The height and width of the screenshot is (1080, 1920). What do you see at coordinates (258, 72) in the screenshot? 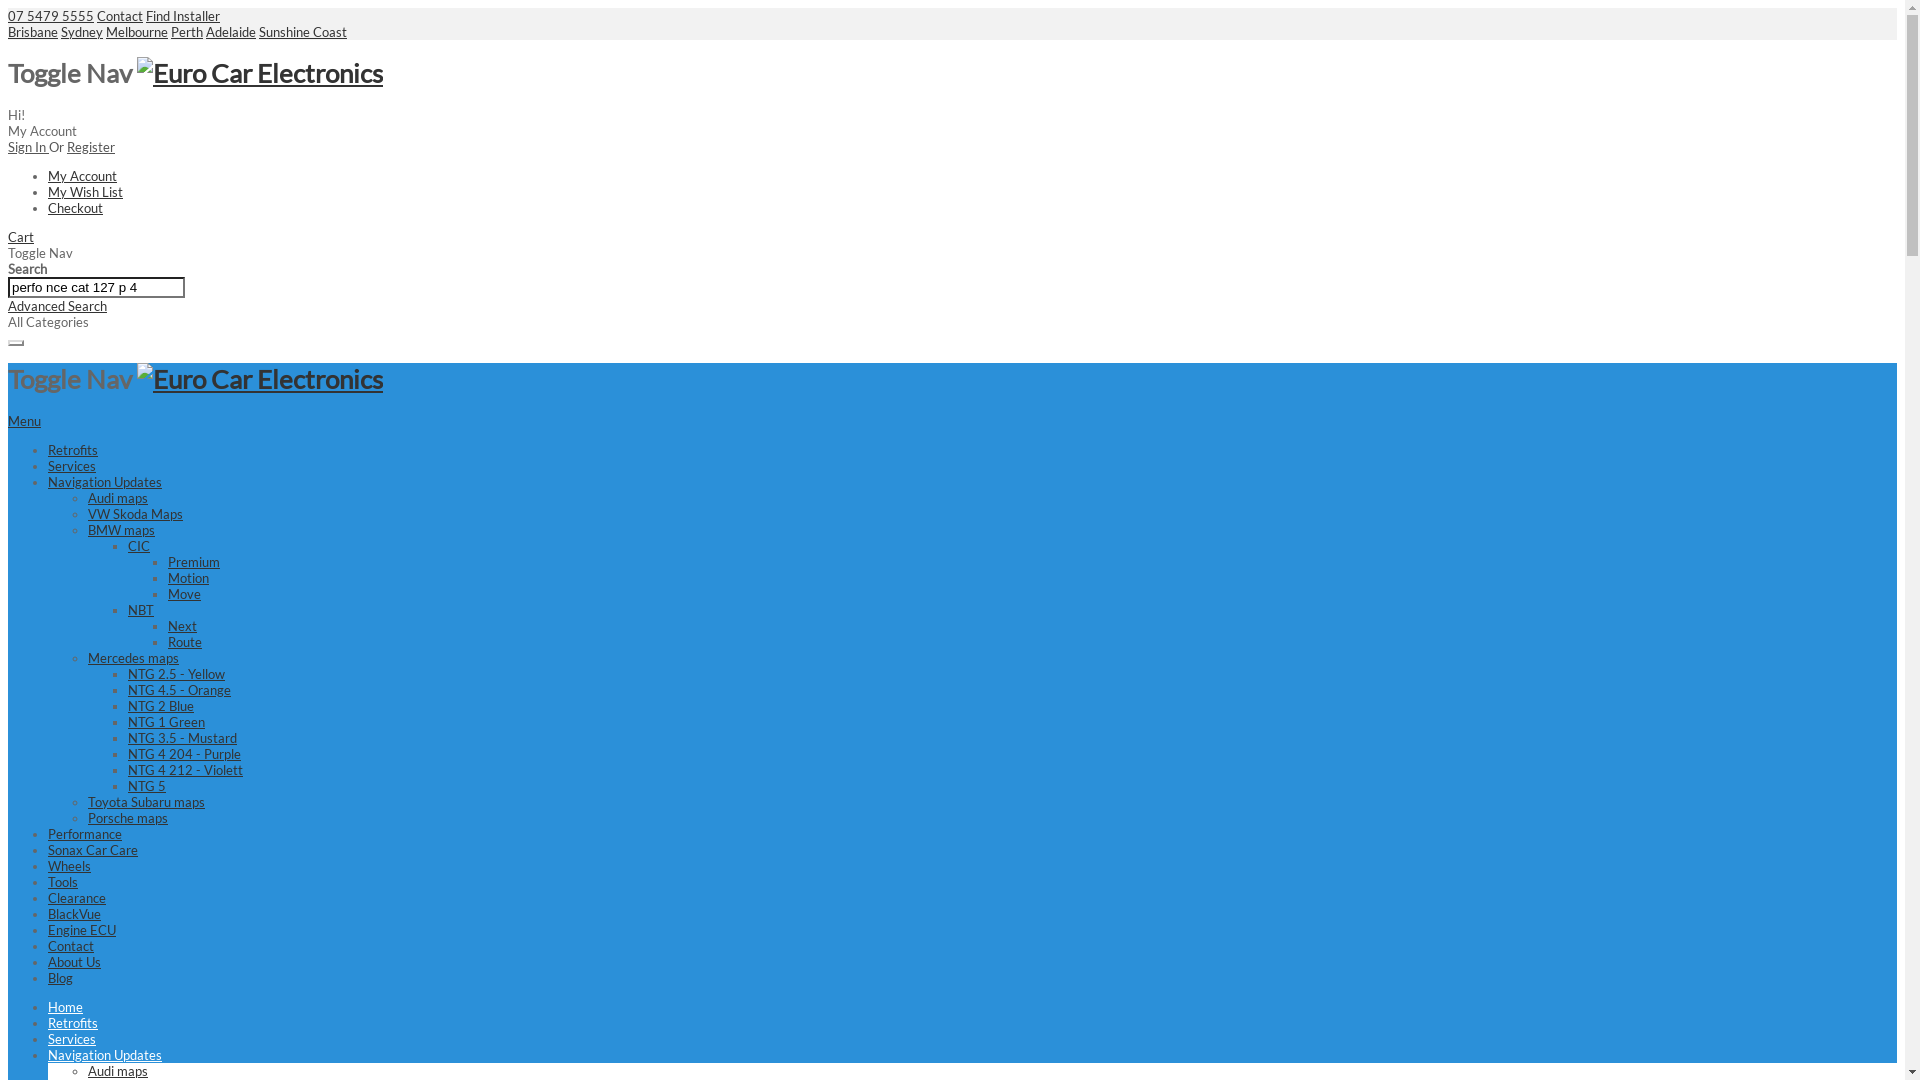
I see `'Euro Car Electronics'` at bounding box center [258, 72].